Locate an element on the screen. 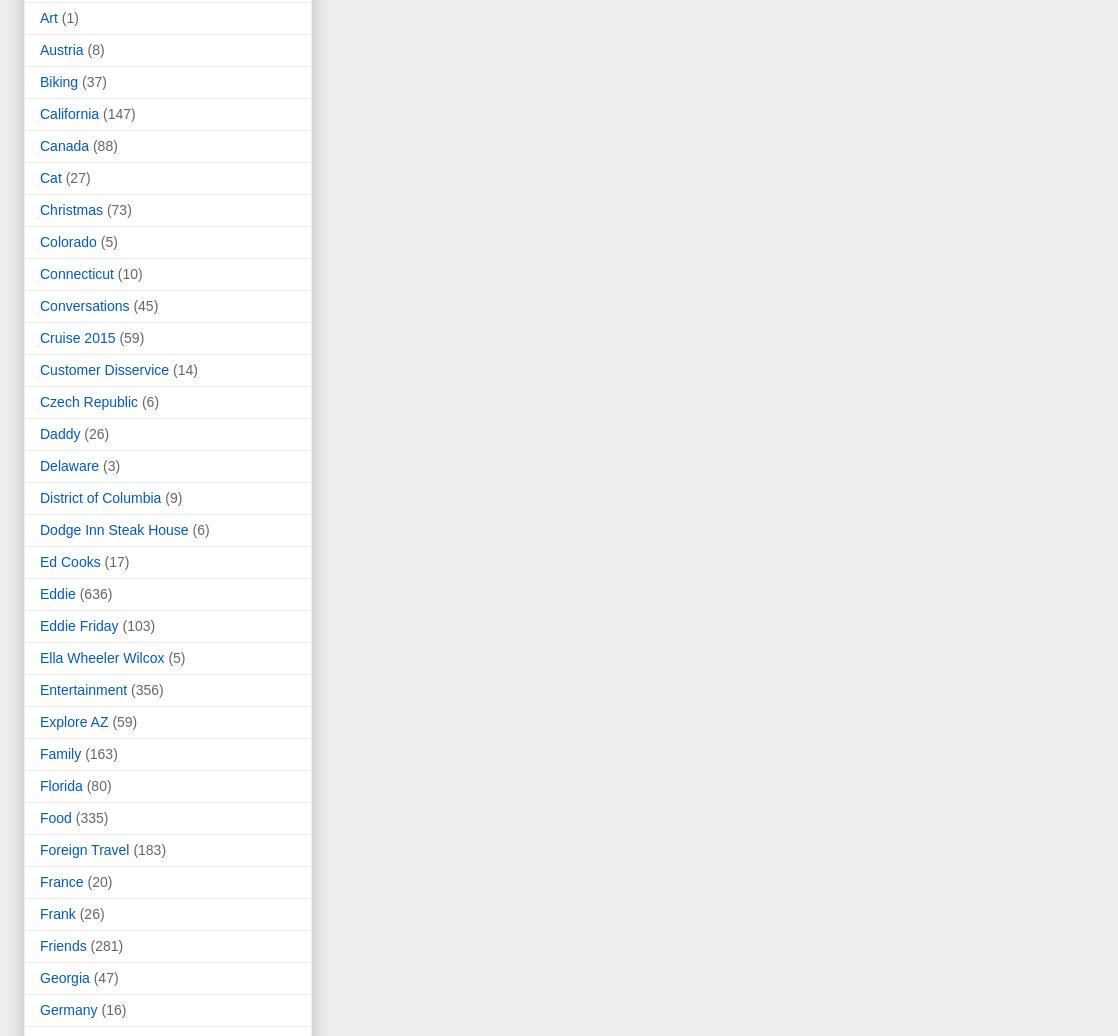 The height and width of the screenshot is (1036, 1118). 'Austria' is located at coordinates (61, 50).